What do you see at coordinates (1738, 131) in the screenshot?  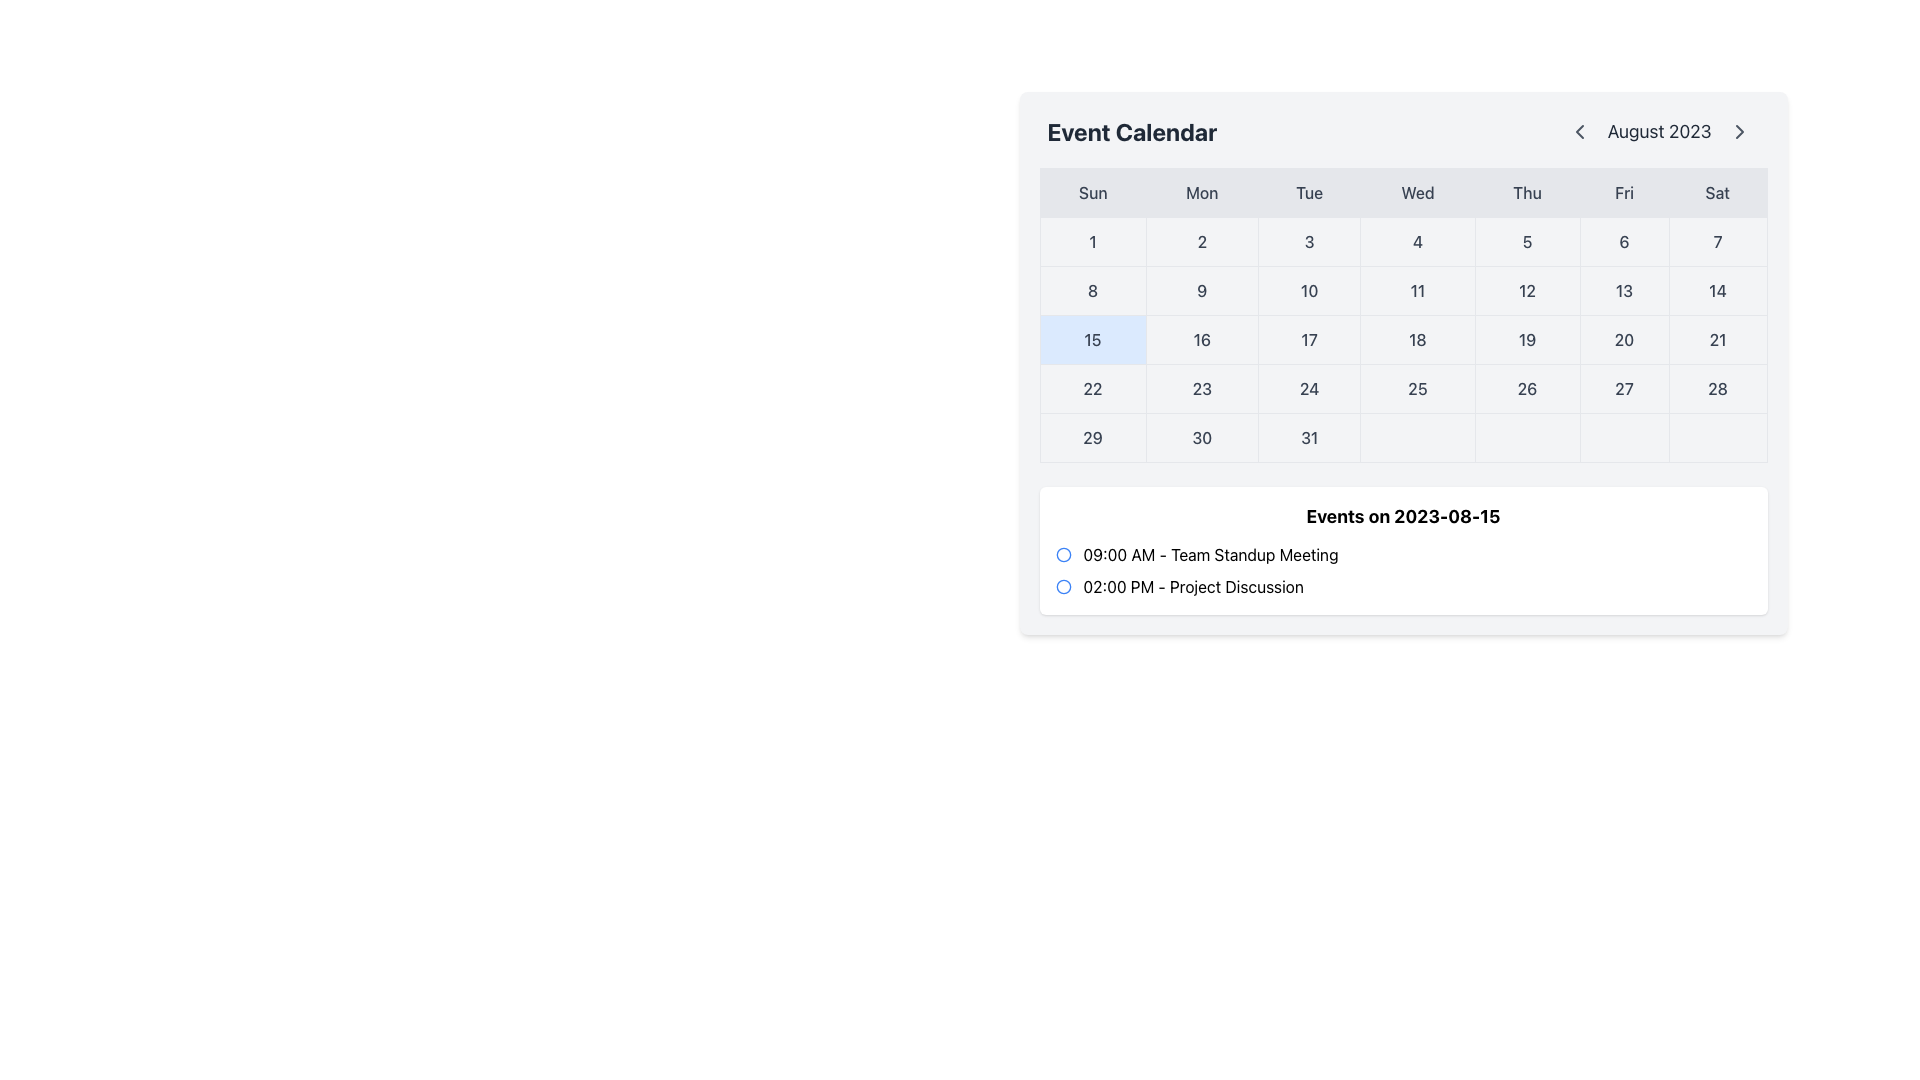 I see `the right-facing chevron icon button with a gray color and hover effect to activate style changes` at bounding box center [1738, 131].